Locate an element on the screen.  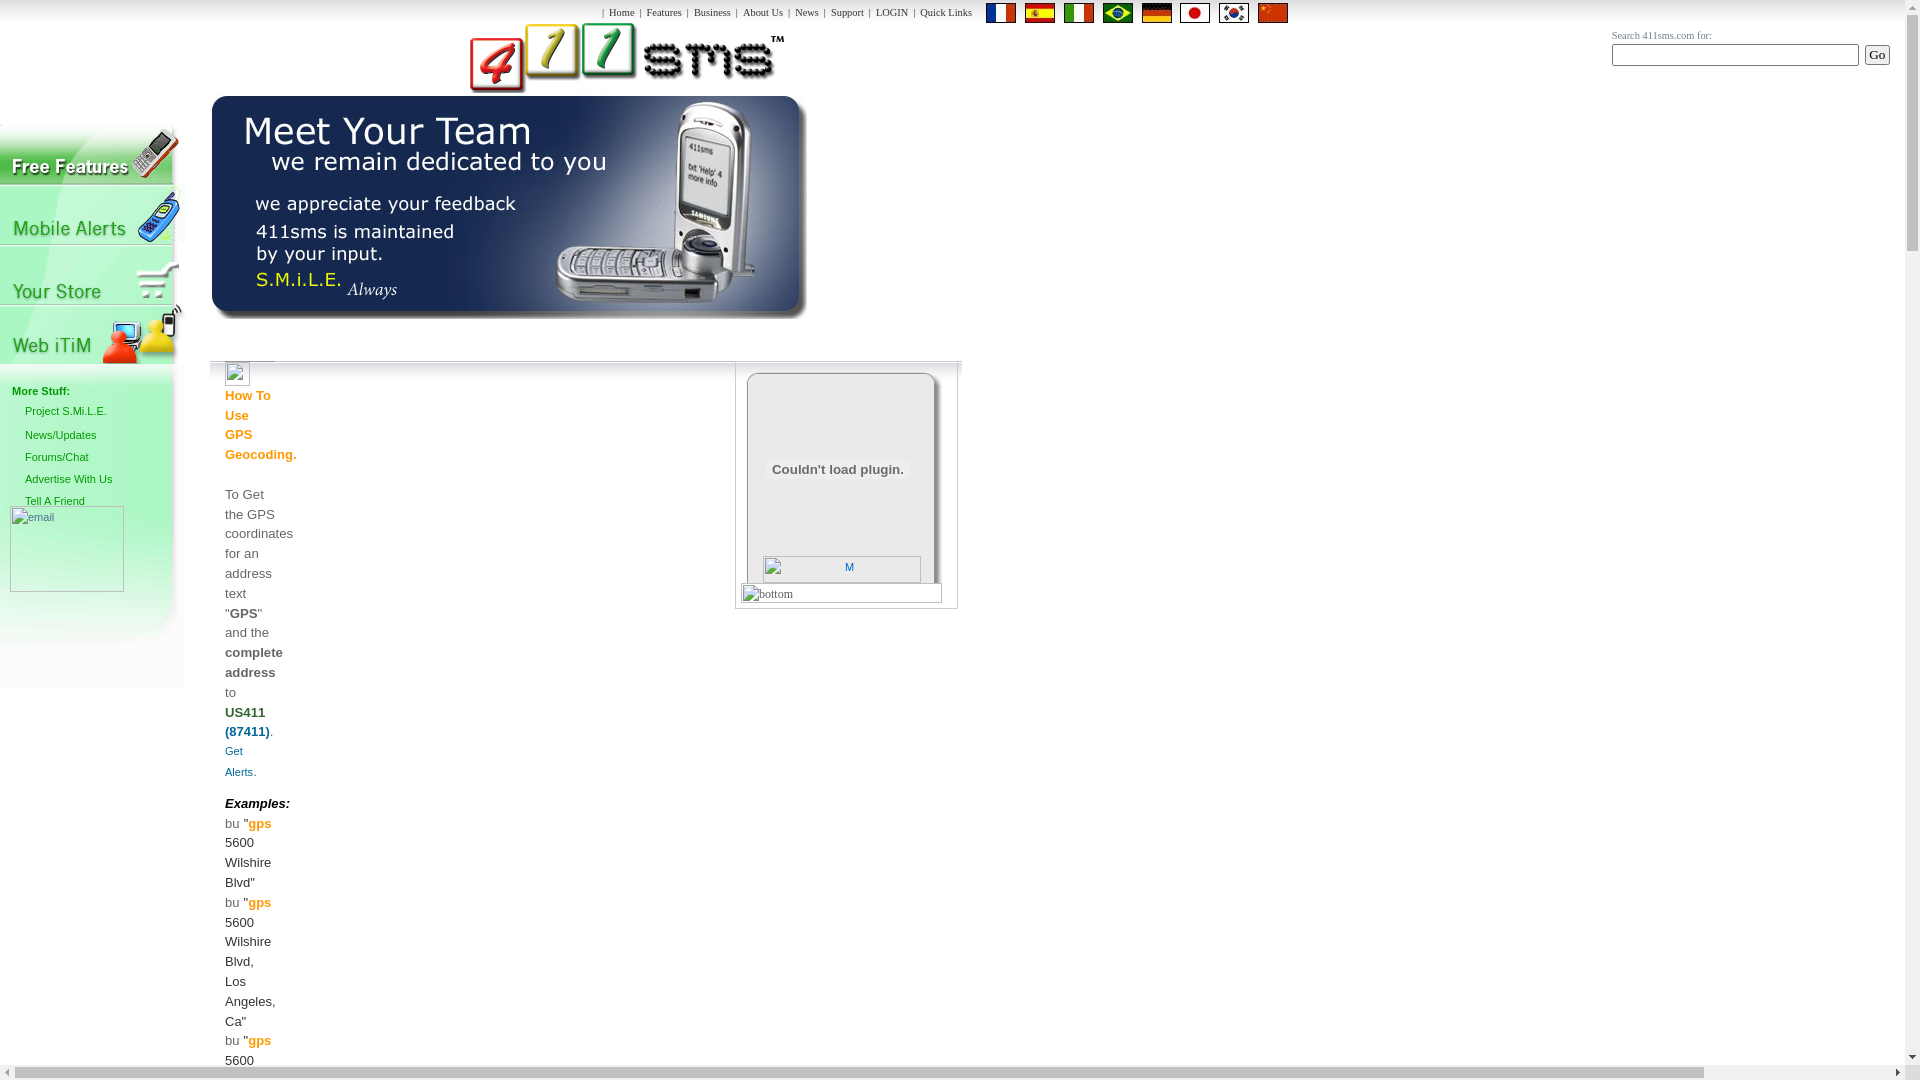
'Business' is located at coordinates (712, 11).